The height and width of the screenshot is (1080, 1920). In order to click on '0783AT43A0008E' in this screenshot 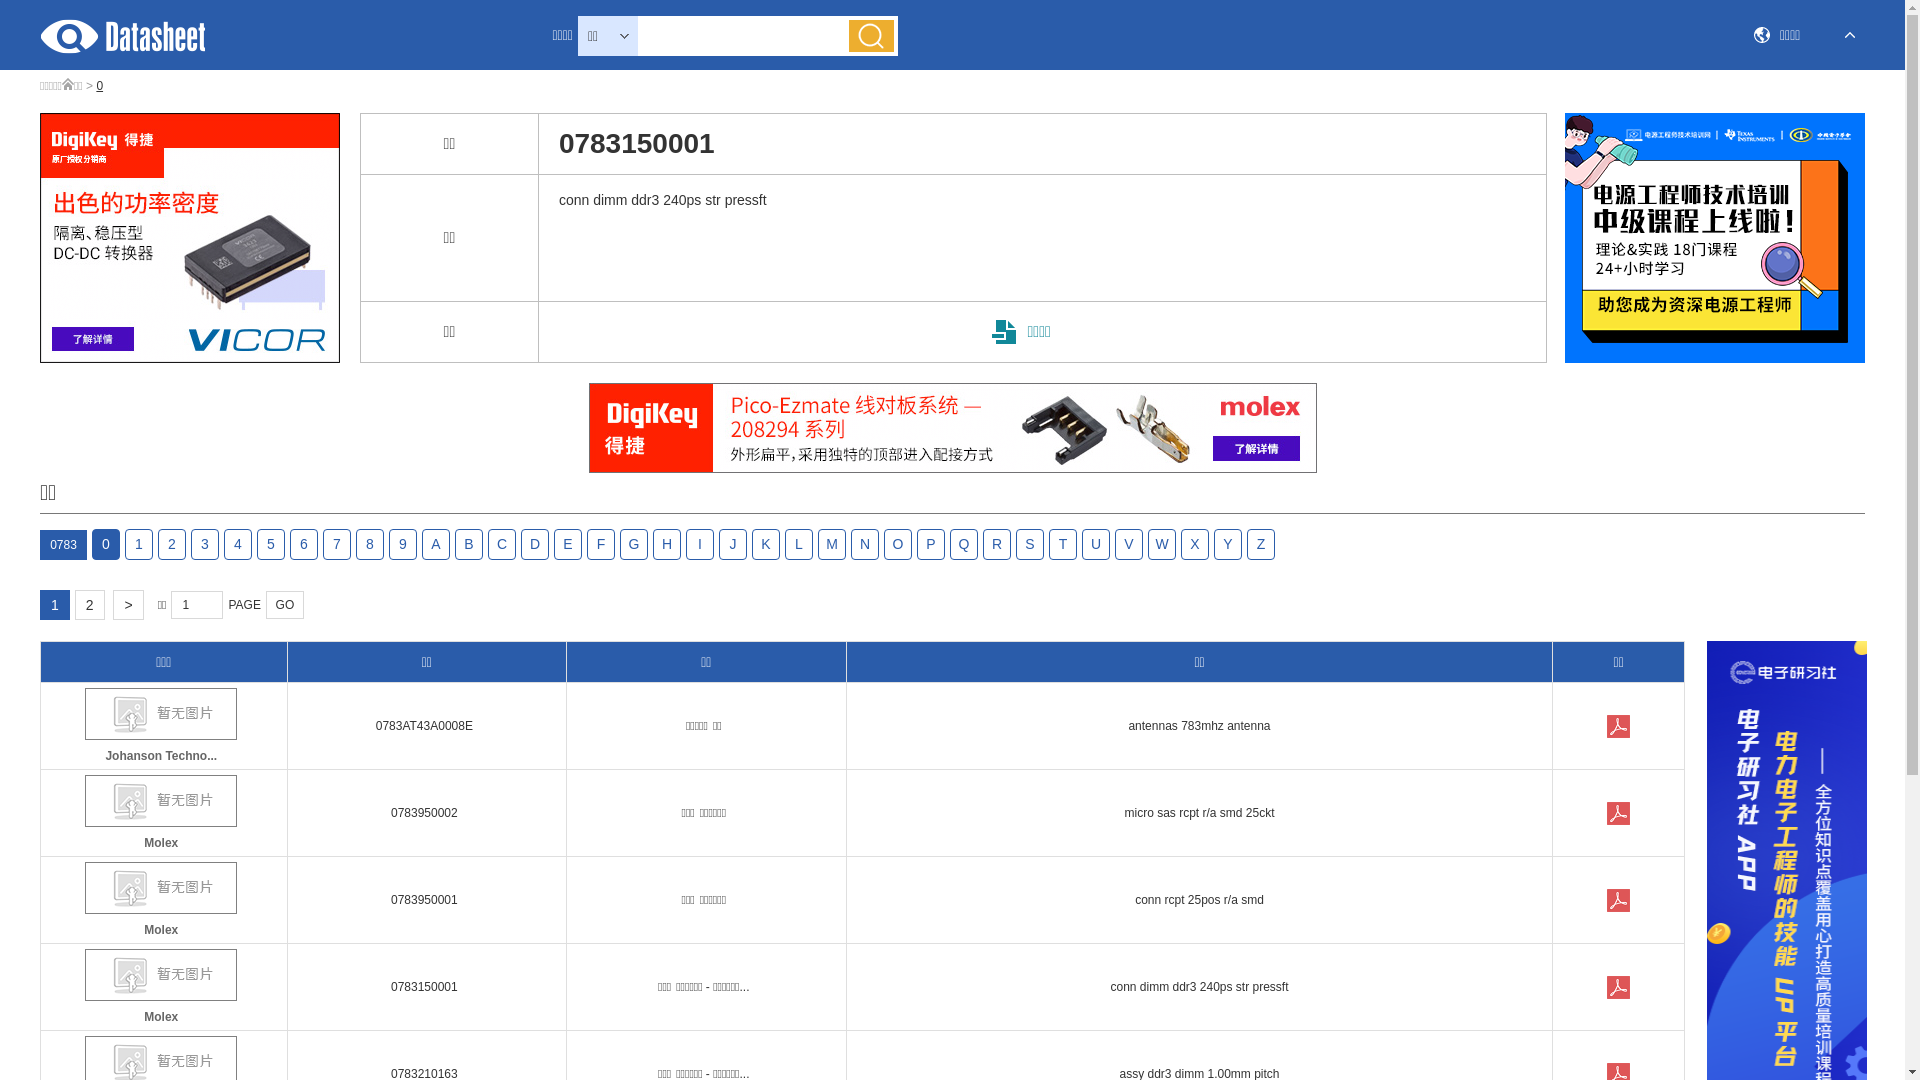, I will do `click(423, 725)`.